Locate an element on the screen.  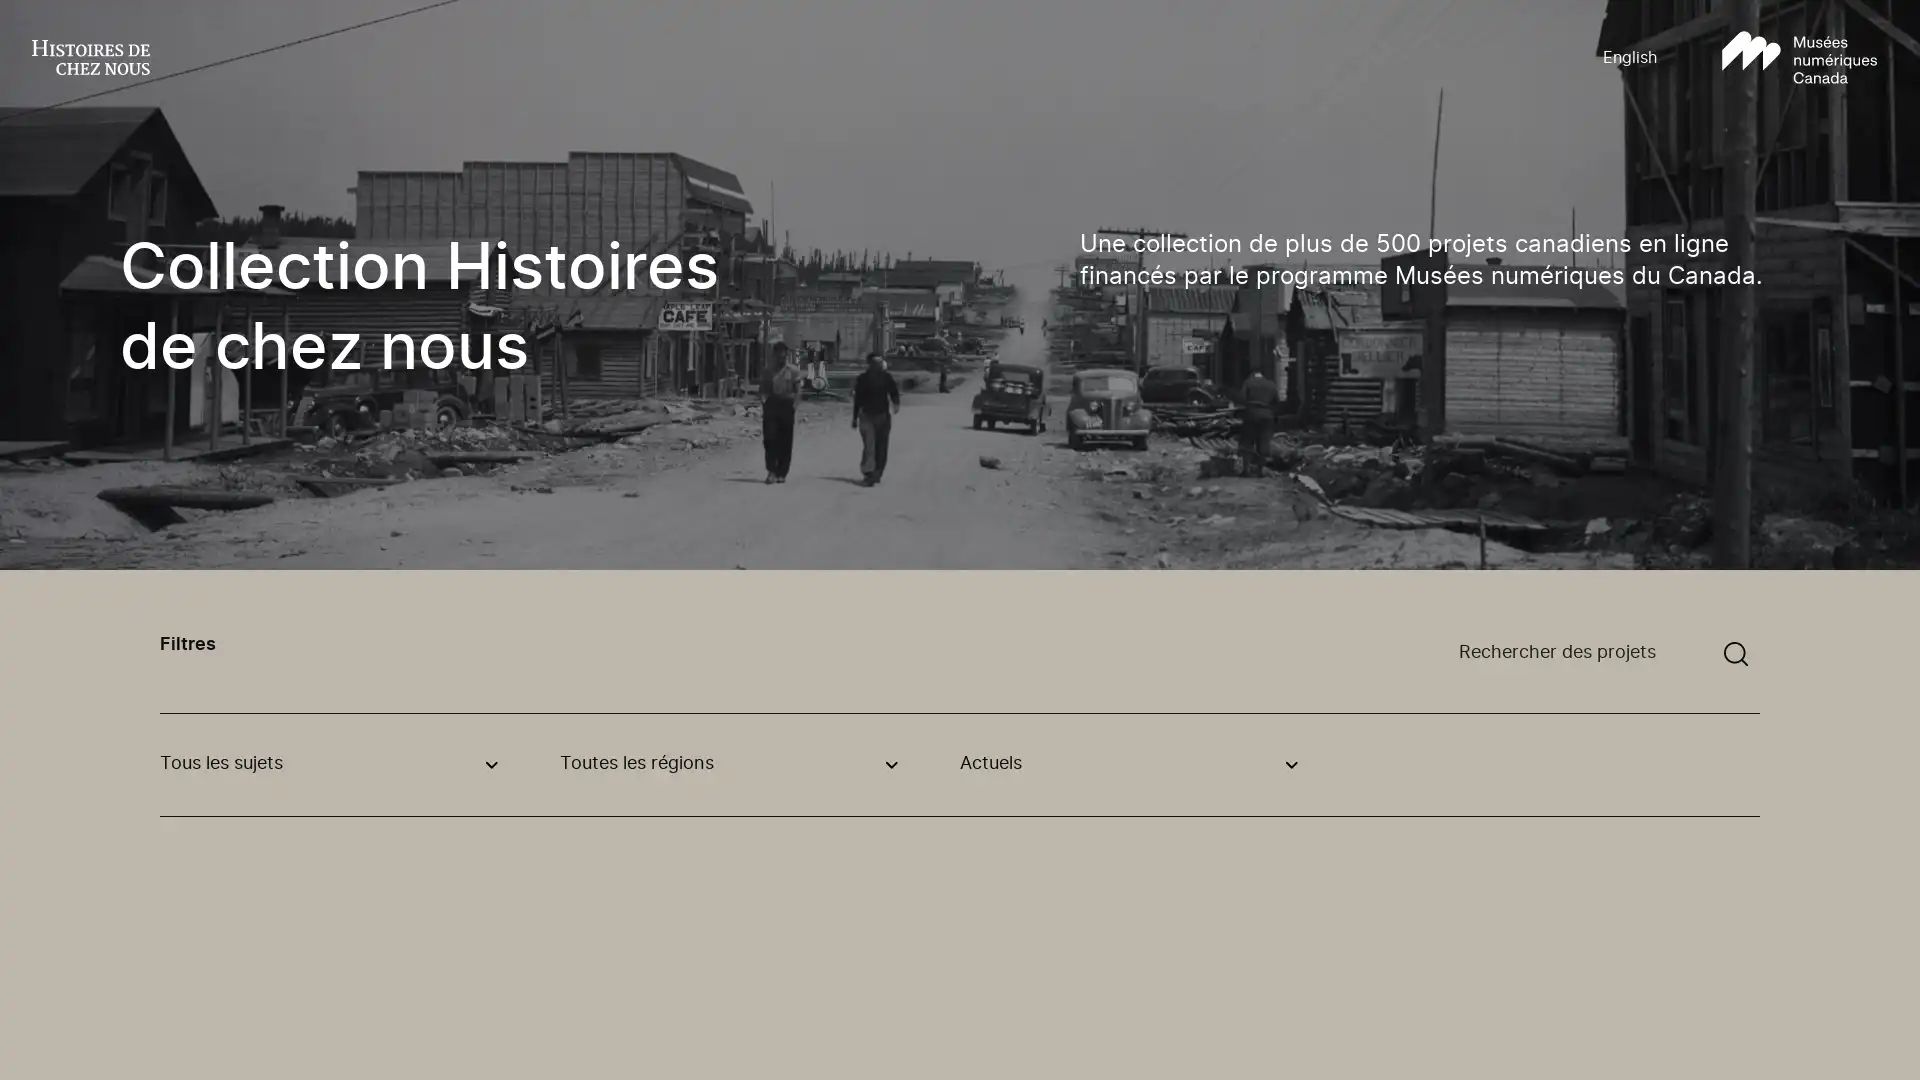
Aller au site Musees numeriques Canada is located at coordinates (1799, 57).